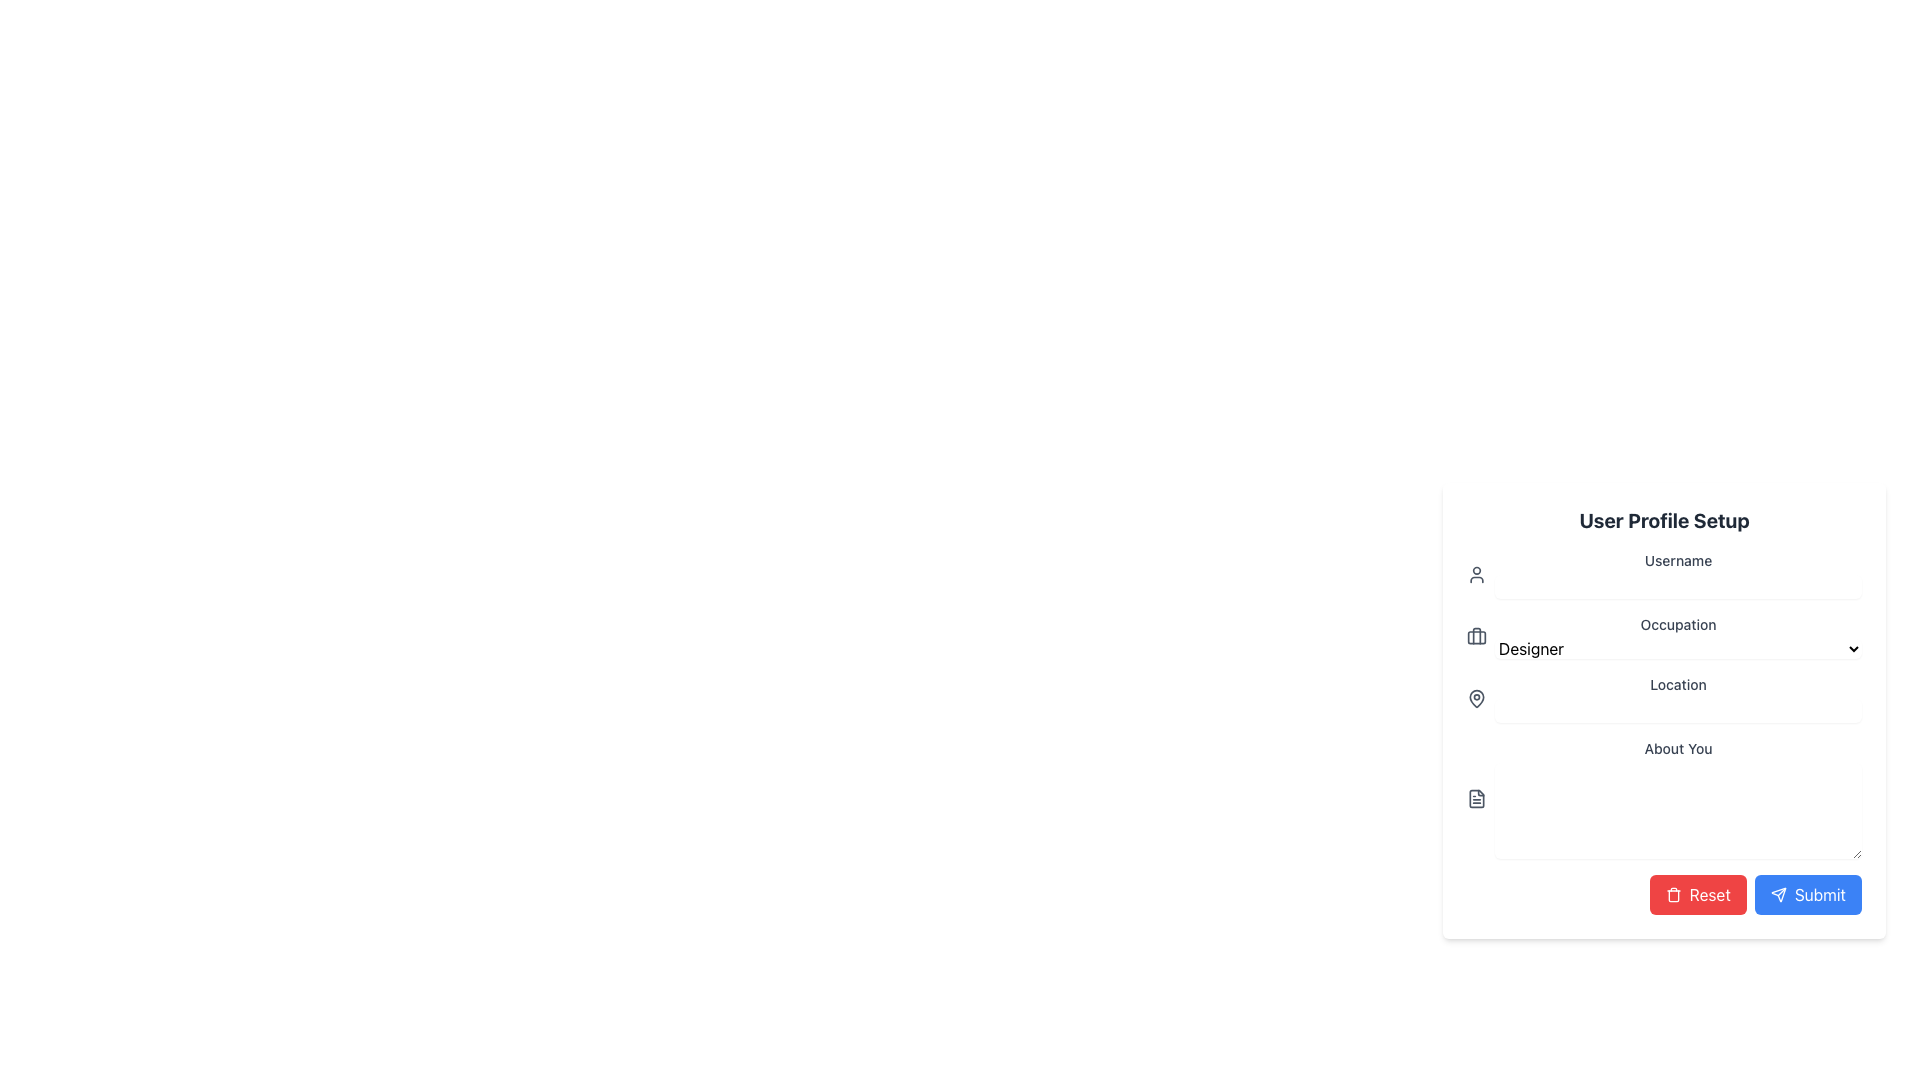 Image resolution: width=1920 pixels, height=1080 pixels. Describe the element at coordinates (1777, 893) in the screenshot. I see `the paper plane icon located on the right side of the blue 'Submit' button at the bottom-right of the form layout` at that location.